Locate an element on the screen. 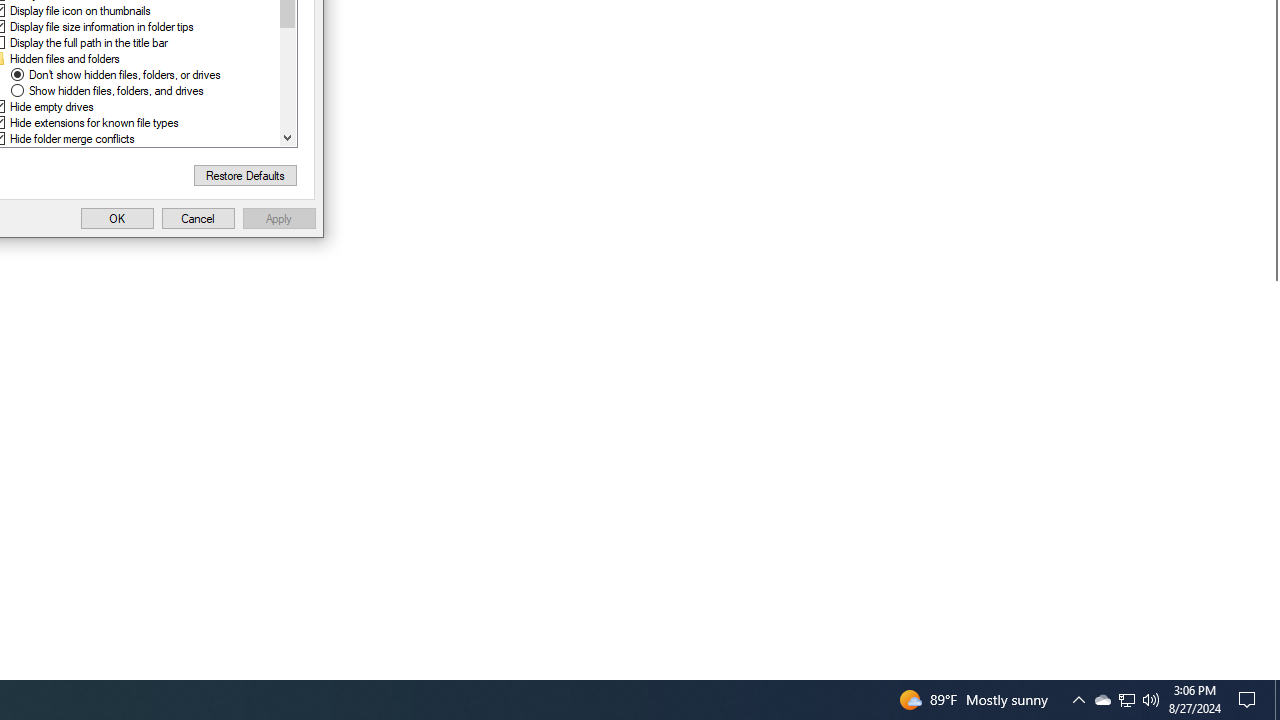 Image resolution: width=1280 pixels, height=720 pixels. 'Line down' is located at coordinates (286, 136).